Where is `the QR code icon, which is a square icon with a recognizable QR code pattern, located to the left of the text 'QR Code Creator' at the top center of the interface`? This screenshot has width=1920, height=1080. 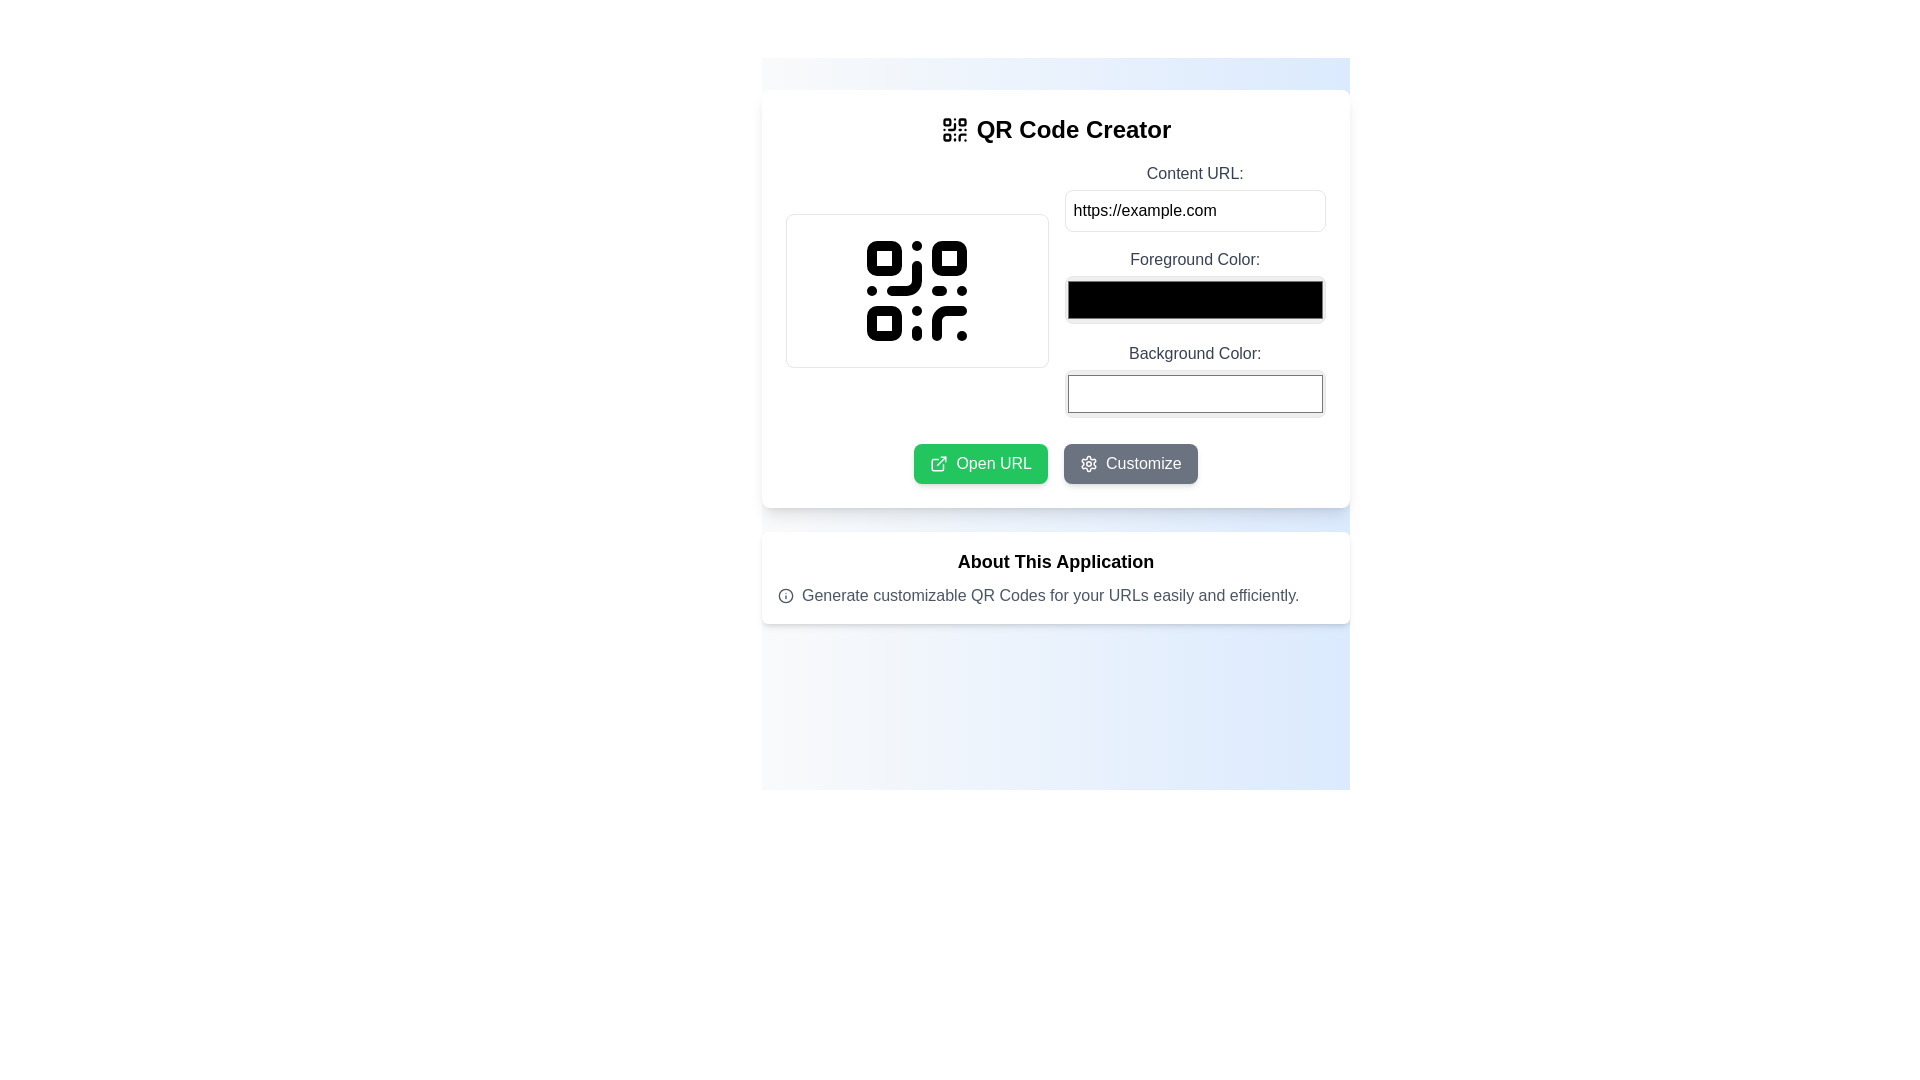
the QR code icon, which is a square icon with a recognizable QR code pattern, located to the left of the text 'QR Code Creator' at the top center of the interface is located at coordinates (953, 130).